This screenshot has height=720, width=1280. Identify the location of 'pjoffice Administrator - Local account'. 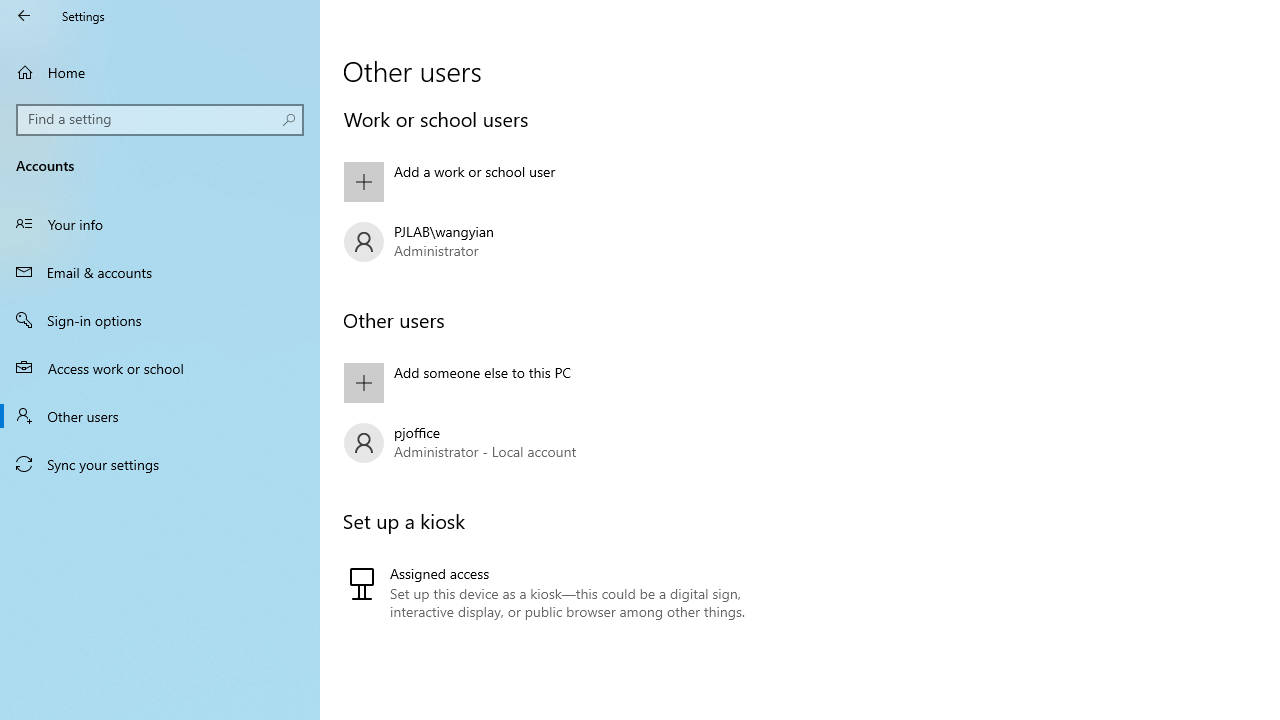
(562, 442).